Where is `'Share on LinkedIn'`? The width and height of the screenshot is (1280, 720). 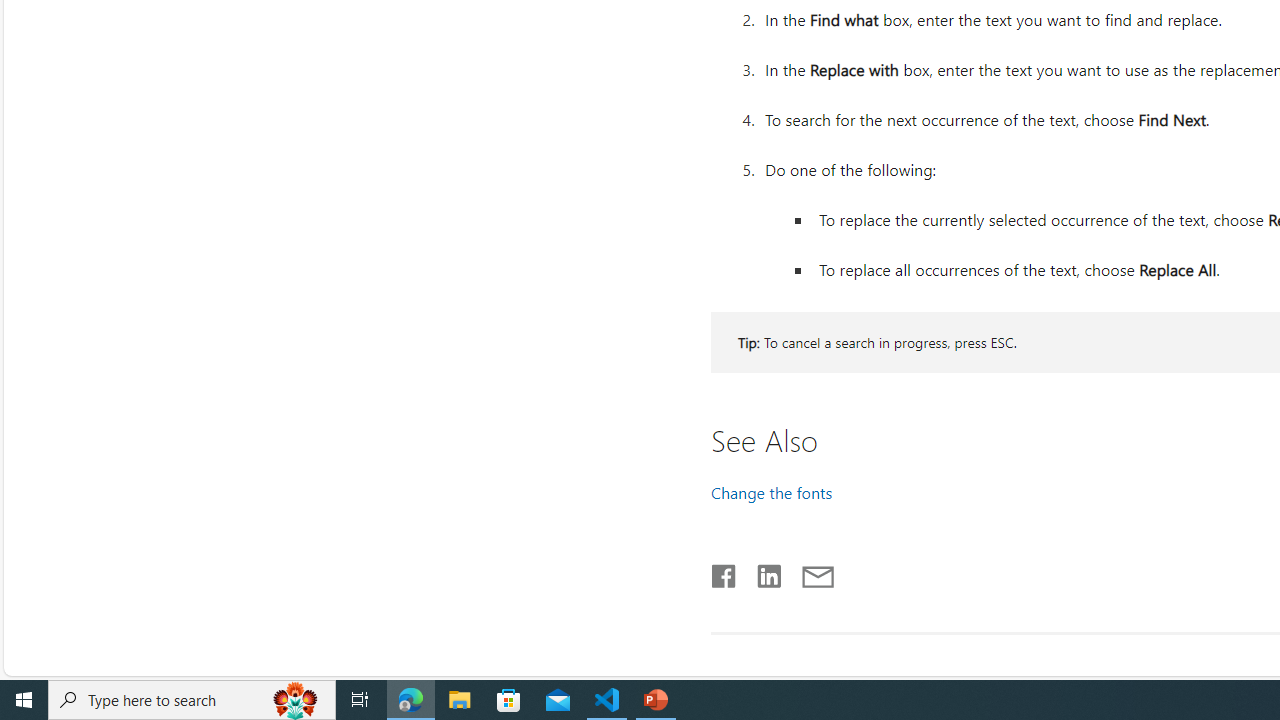 'Share on LinkedIn' is located at coordinates (759, 572).